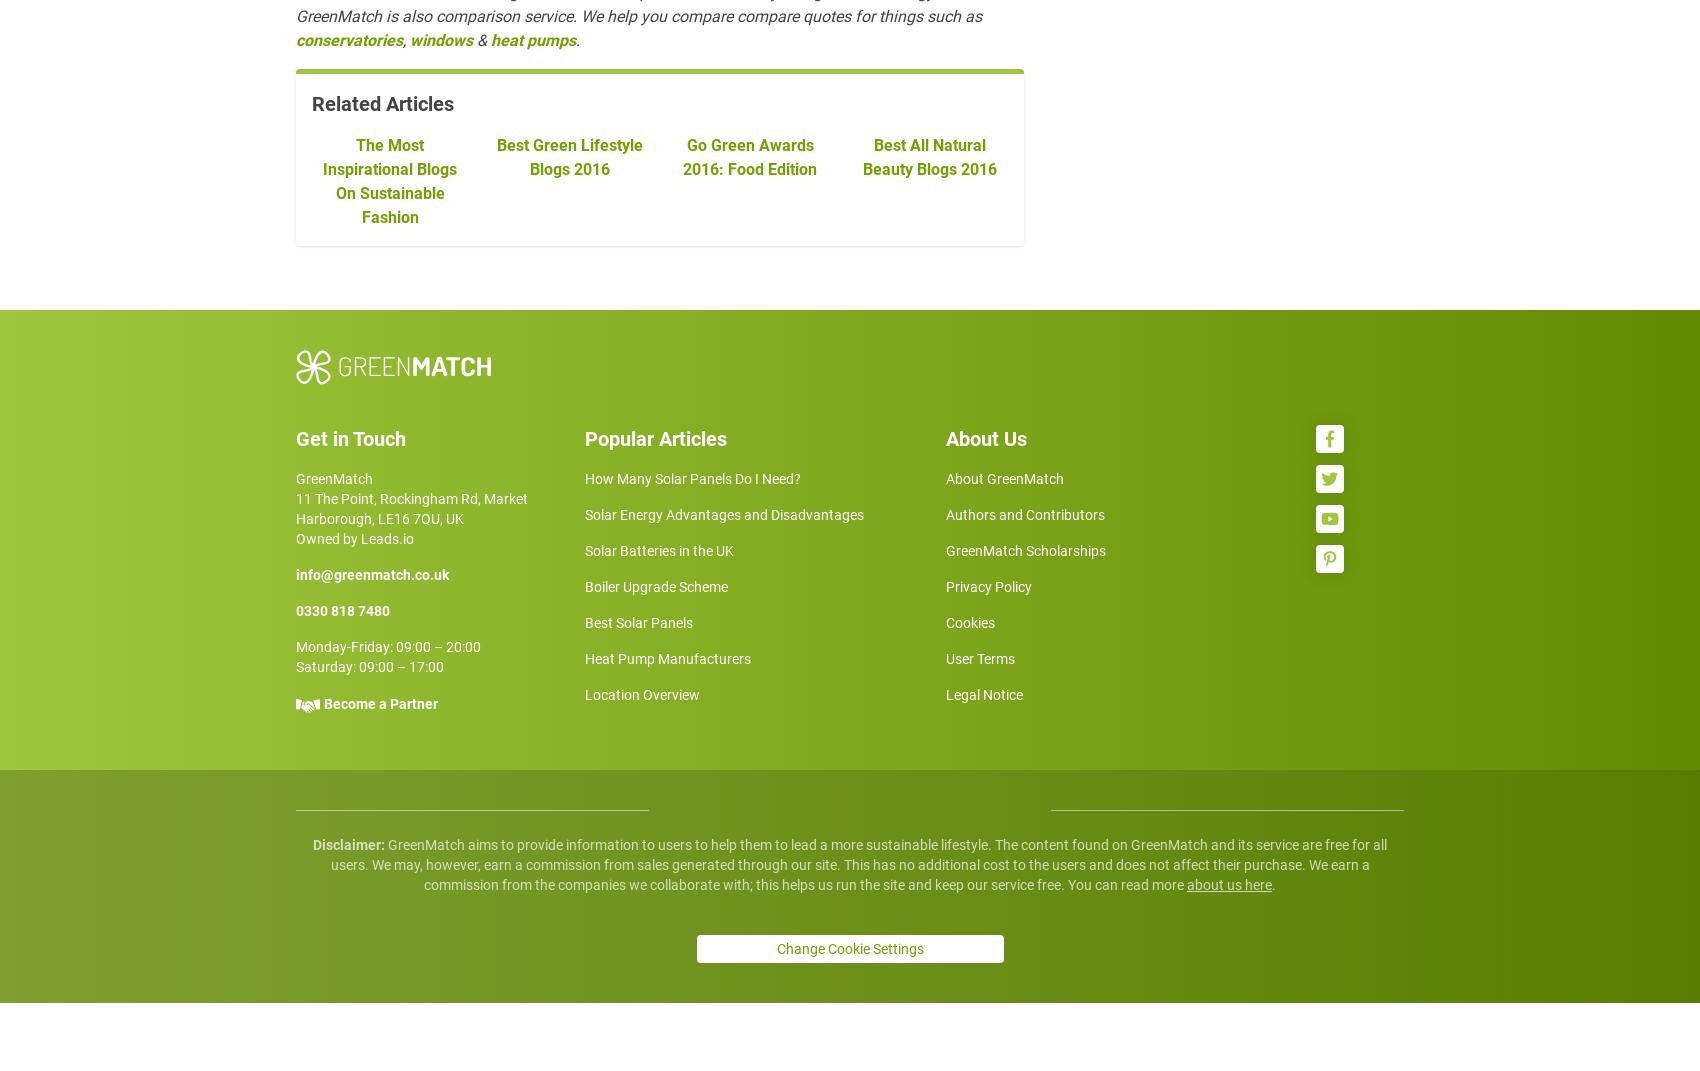 This screenshot has height=1071, width=1700. What do you see at coordinates (983, 773) in the screenshot?
I see `'Legal Notice'` at bounding box center [983, 773].